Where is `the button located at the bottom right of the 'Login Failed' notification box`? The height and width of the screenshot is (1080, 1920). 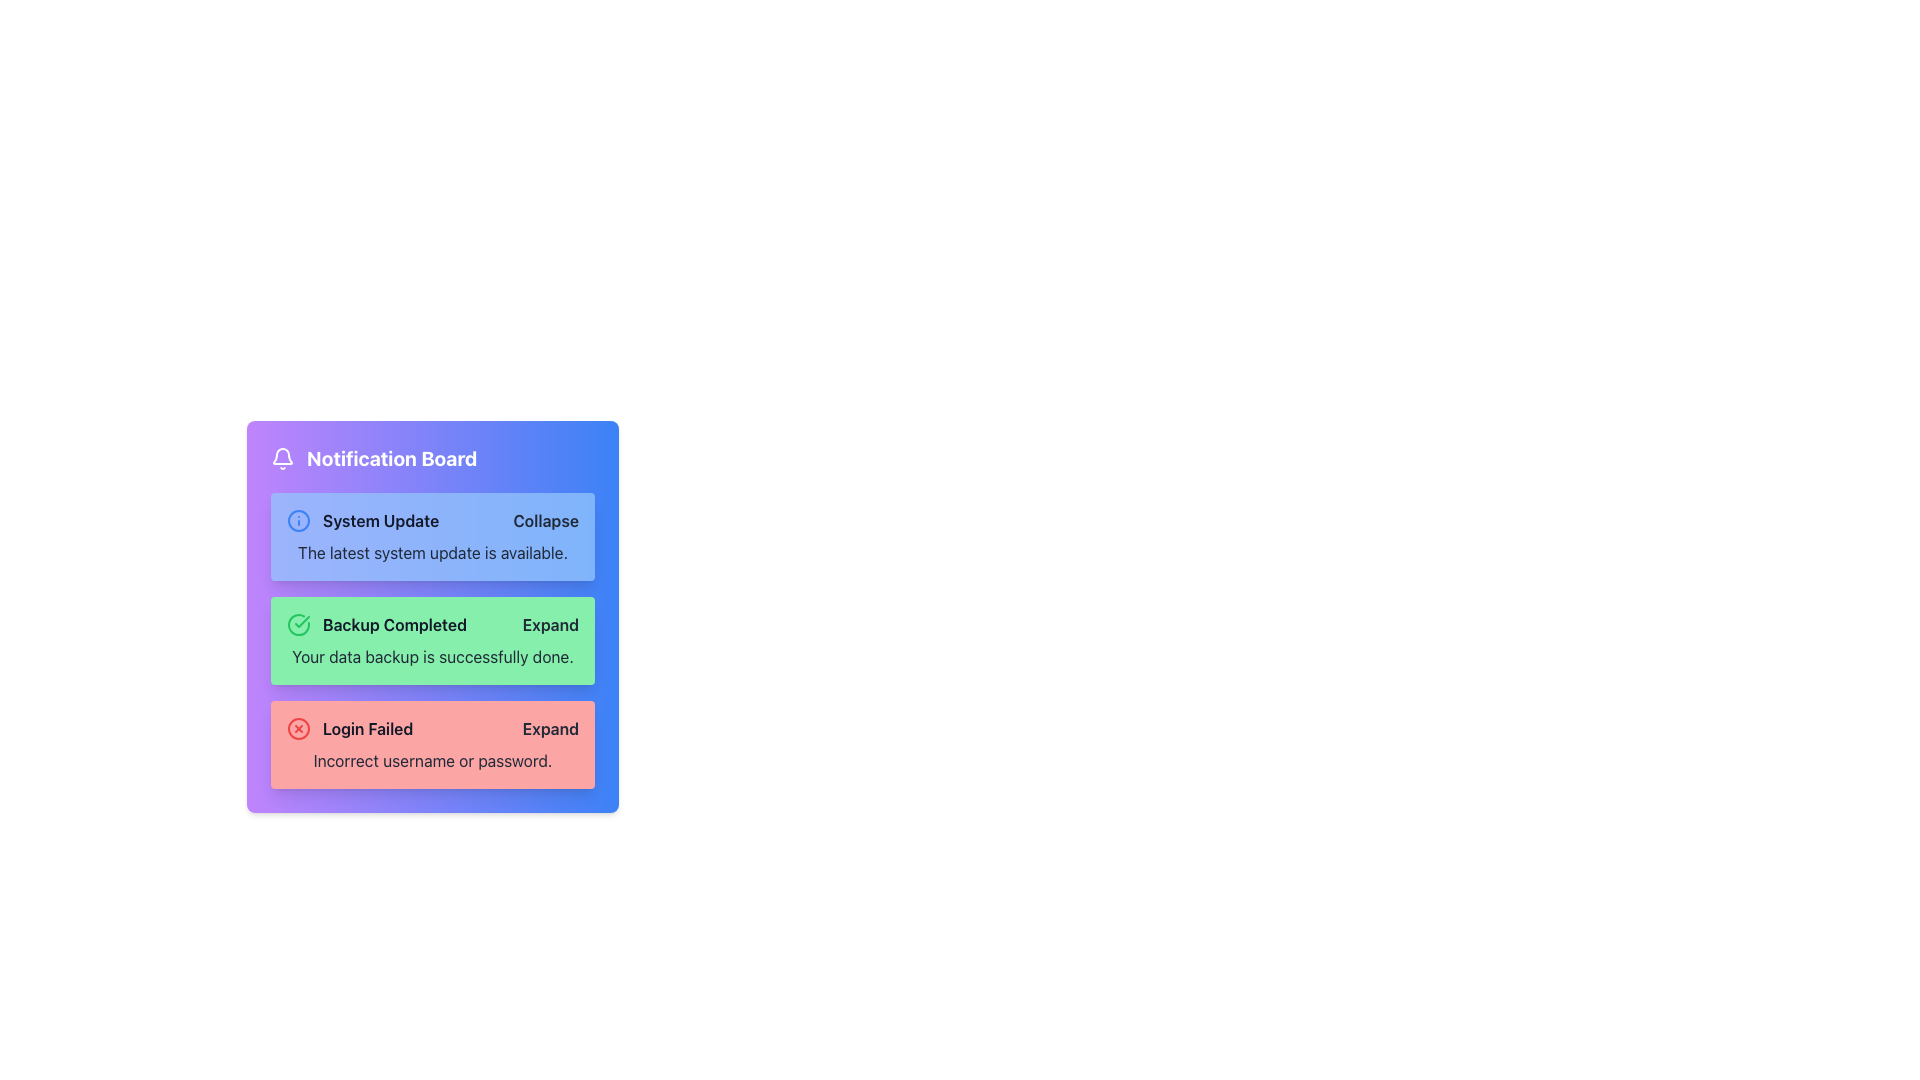 the button located at the bottom right of the 'Login Failed' notification box is located at coordinates (550, 729).